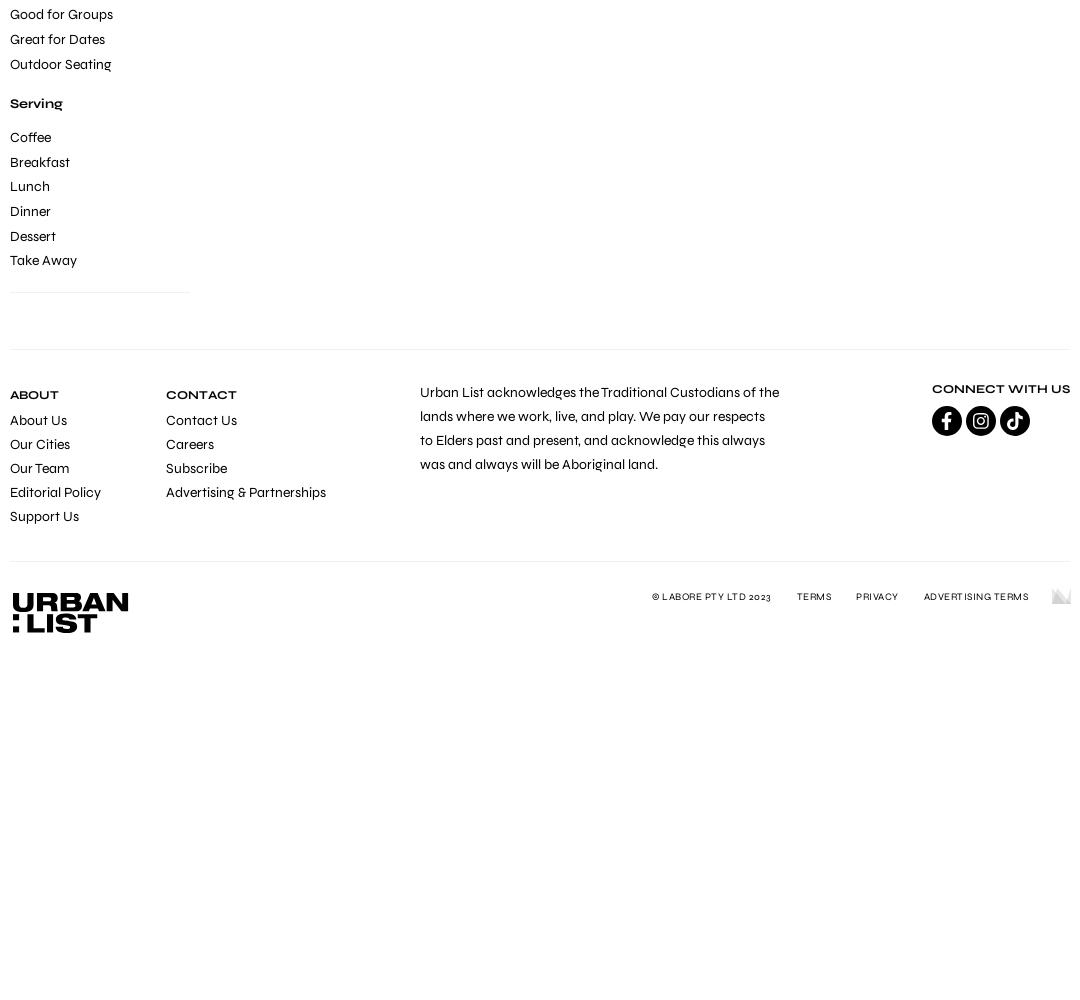 This screenshot has height=1000, width=1080. I want to click on 'Contact Us', so click(200, 420).